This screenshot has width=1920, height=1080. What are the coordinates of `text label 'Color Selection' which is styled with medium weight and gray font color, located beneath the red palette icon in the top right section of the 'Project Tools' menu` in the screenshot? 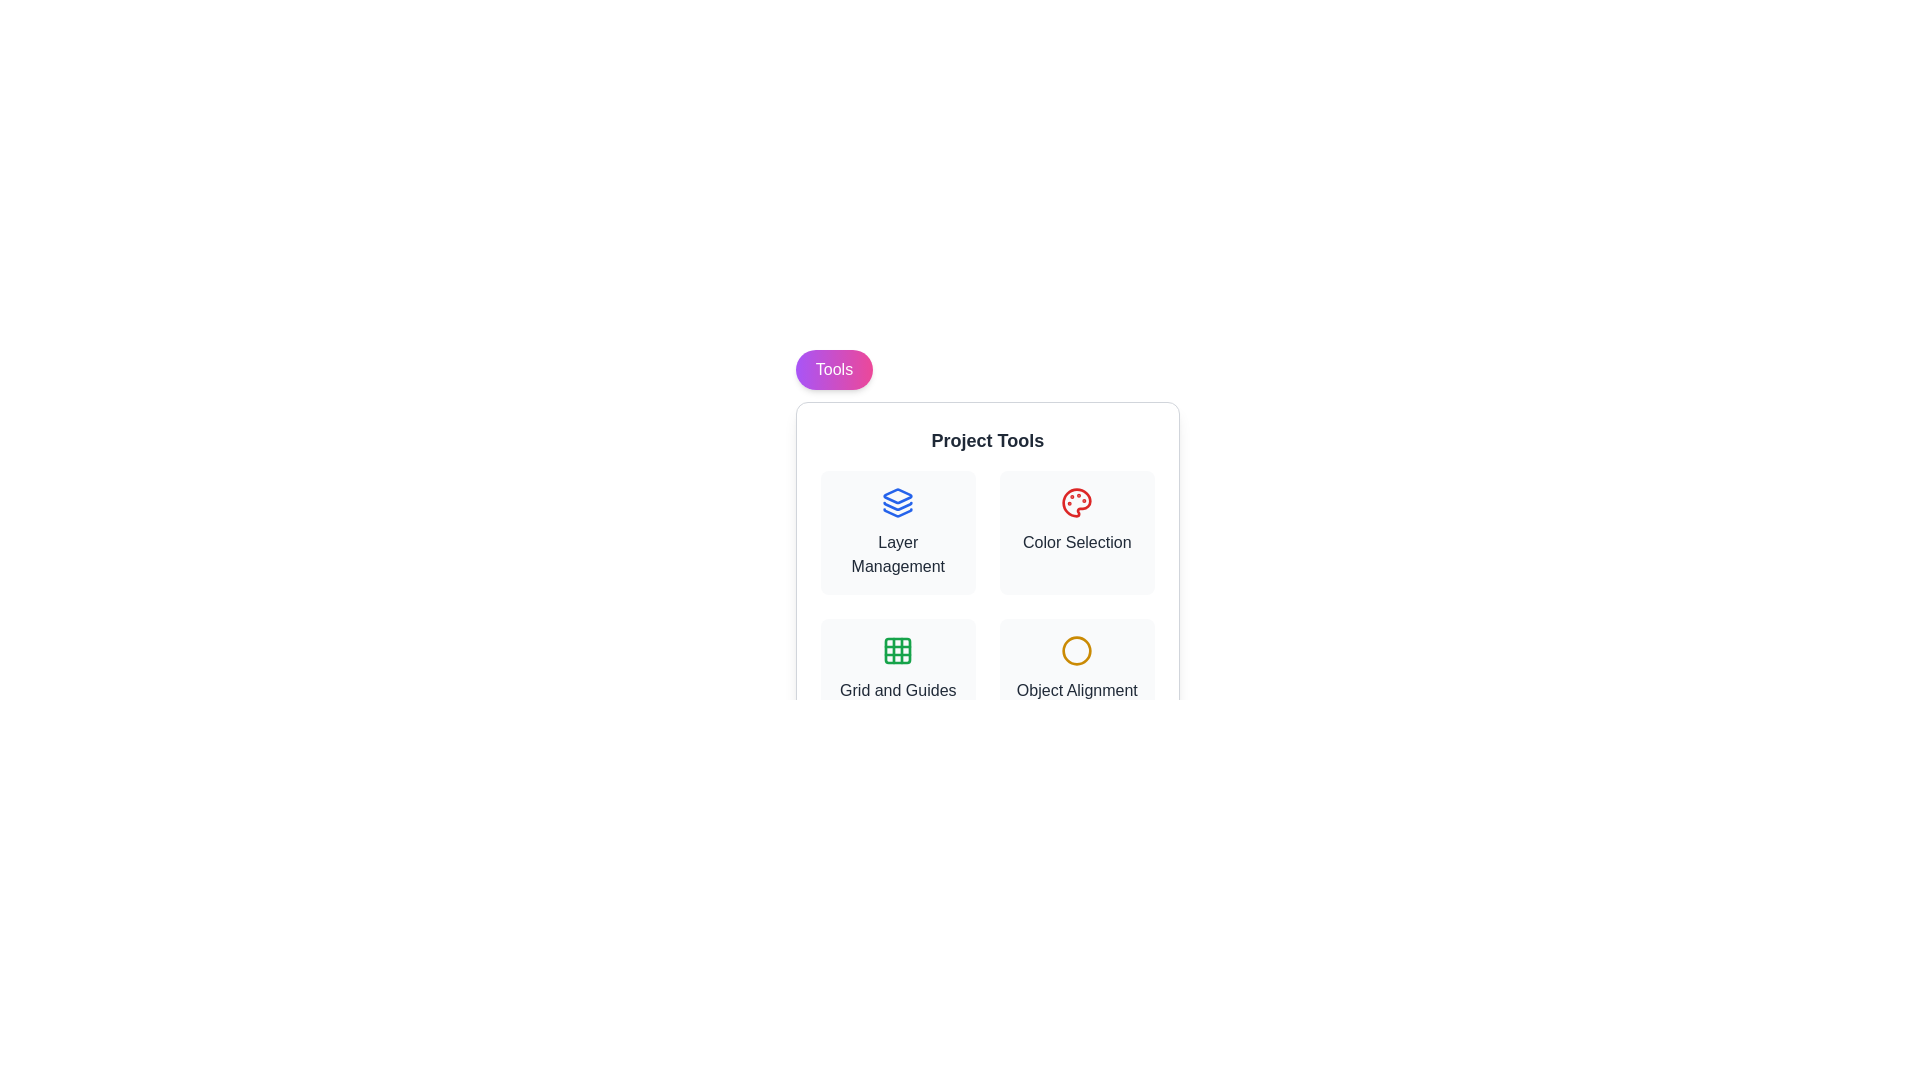 It's located at (1076, 543).